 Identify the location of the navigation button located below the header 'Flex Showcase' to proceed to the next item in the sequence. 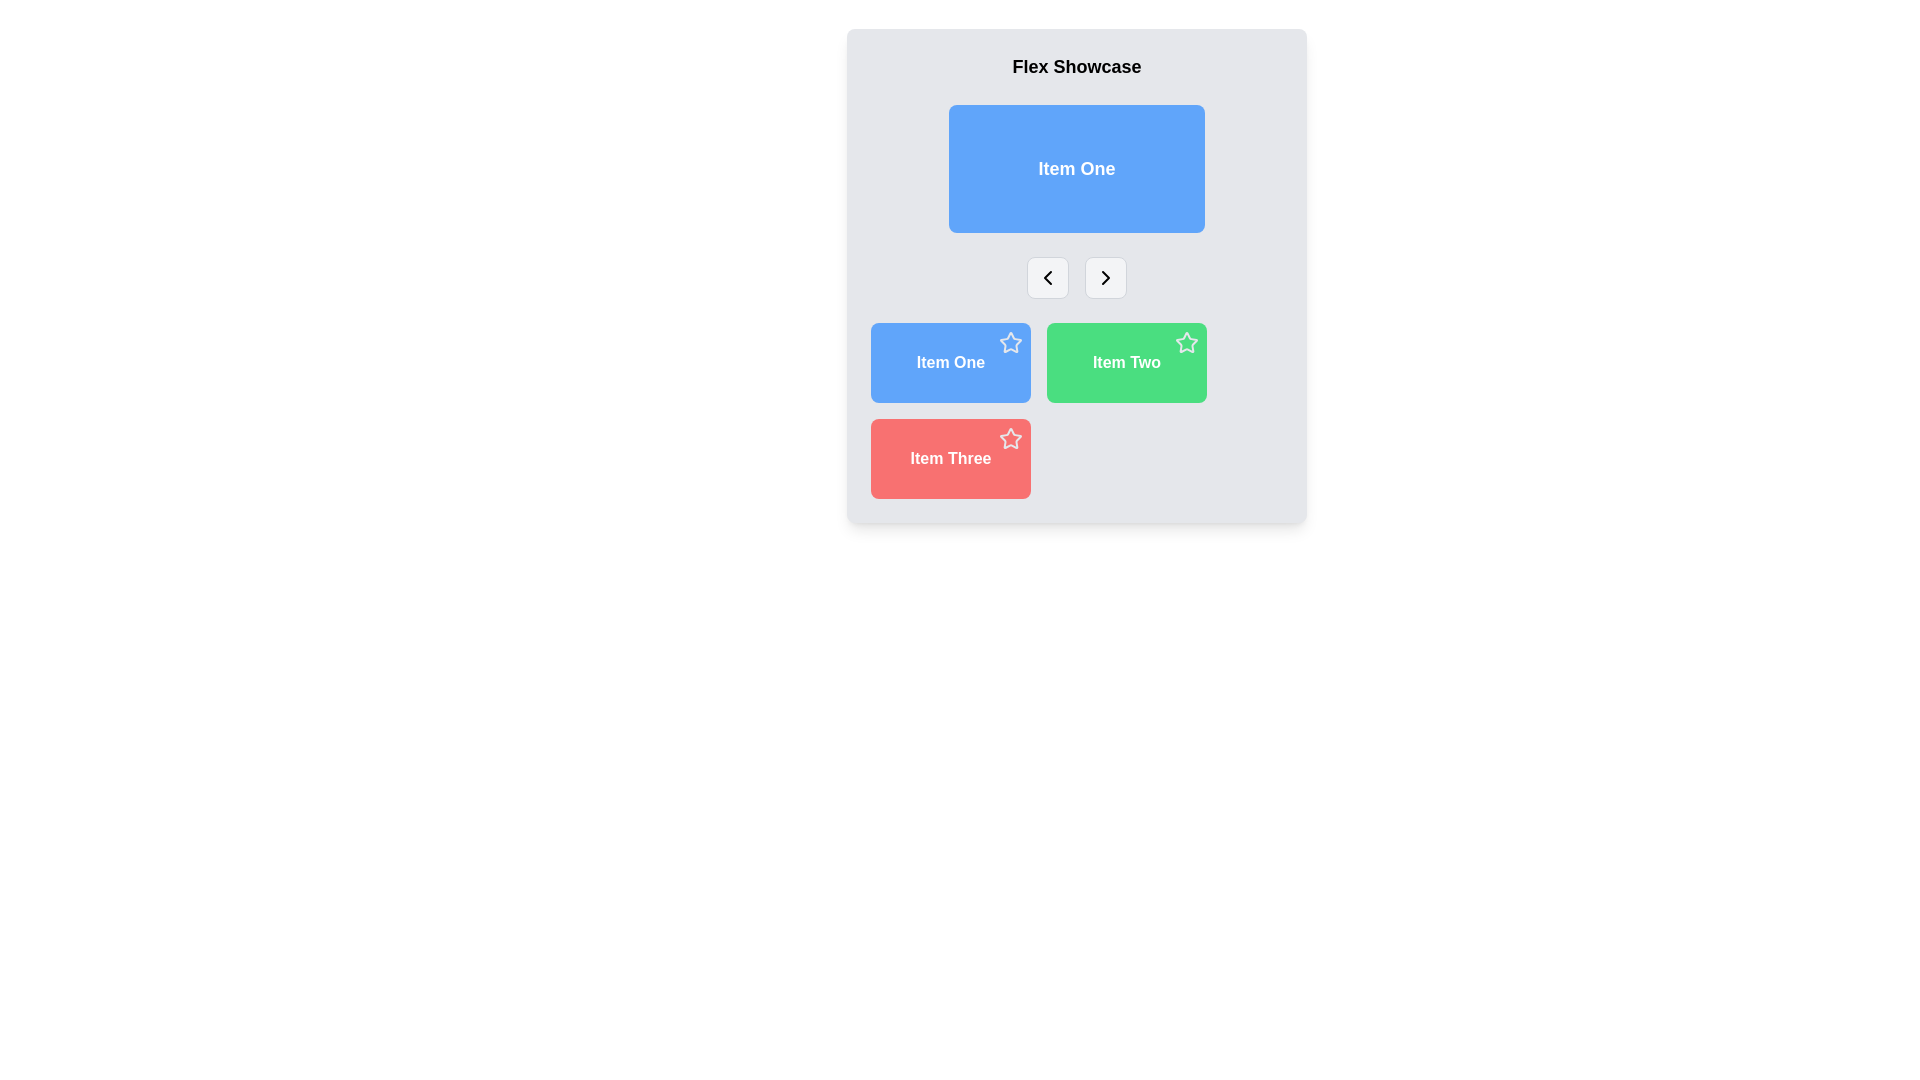
(1104, 277).